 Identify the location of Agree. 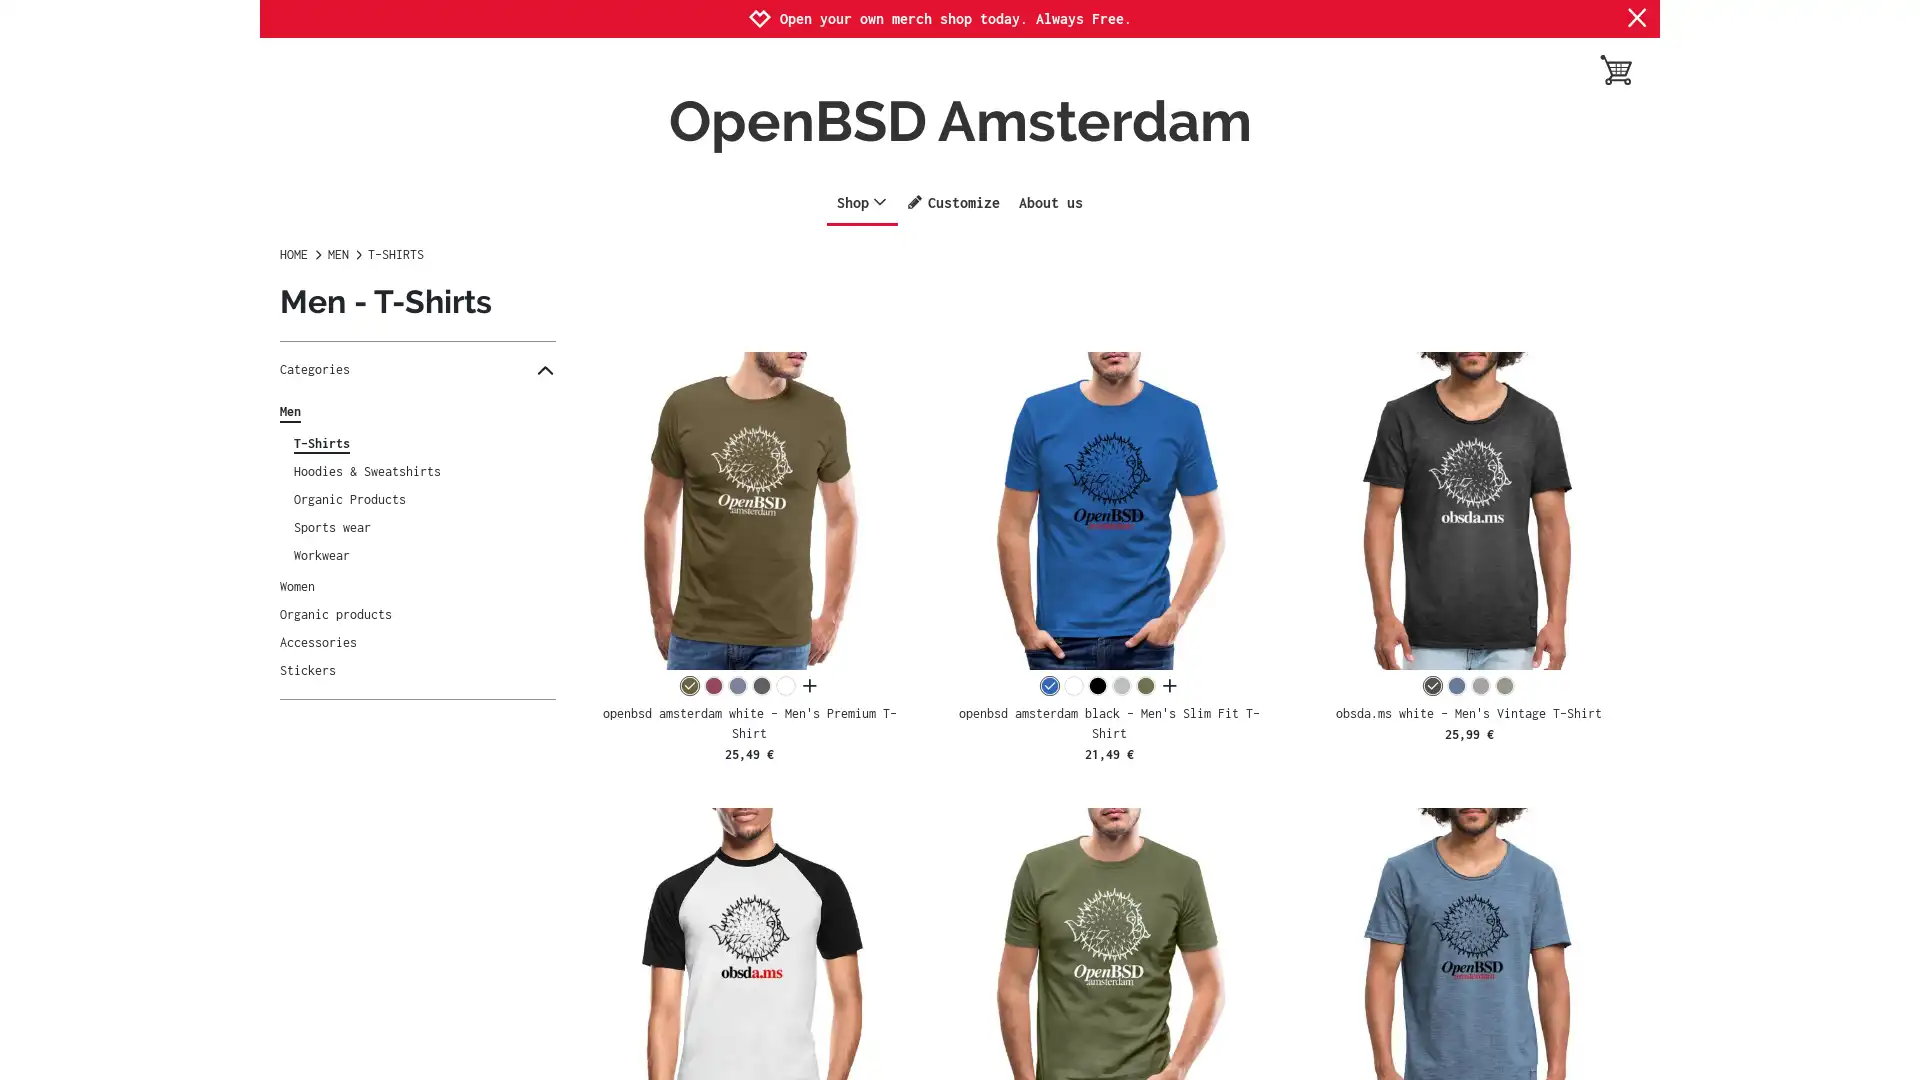
(1430, 963).